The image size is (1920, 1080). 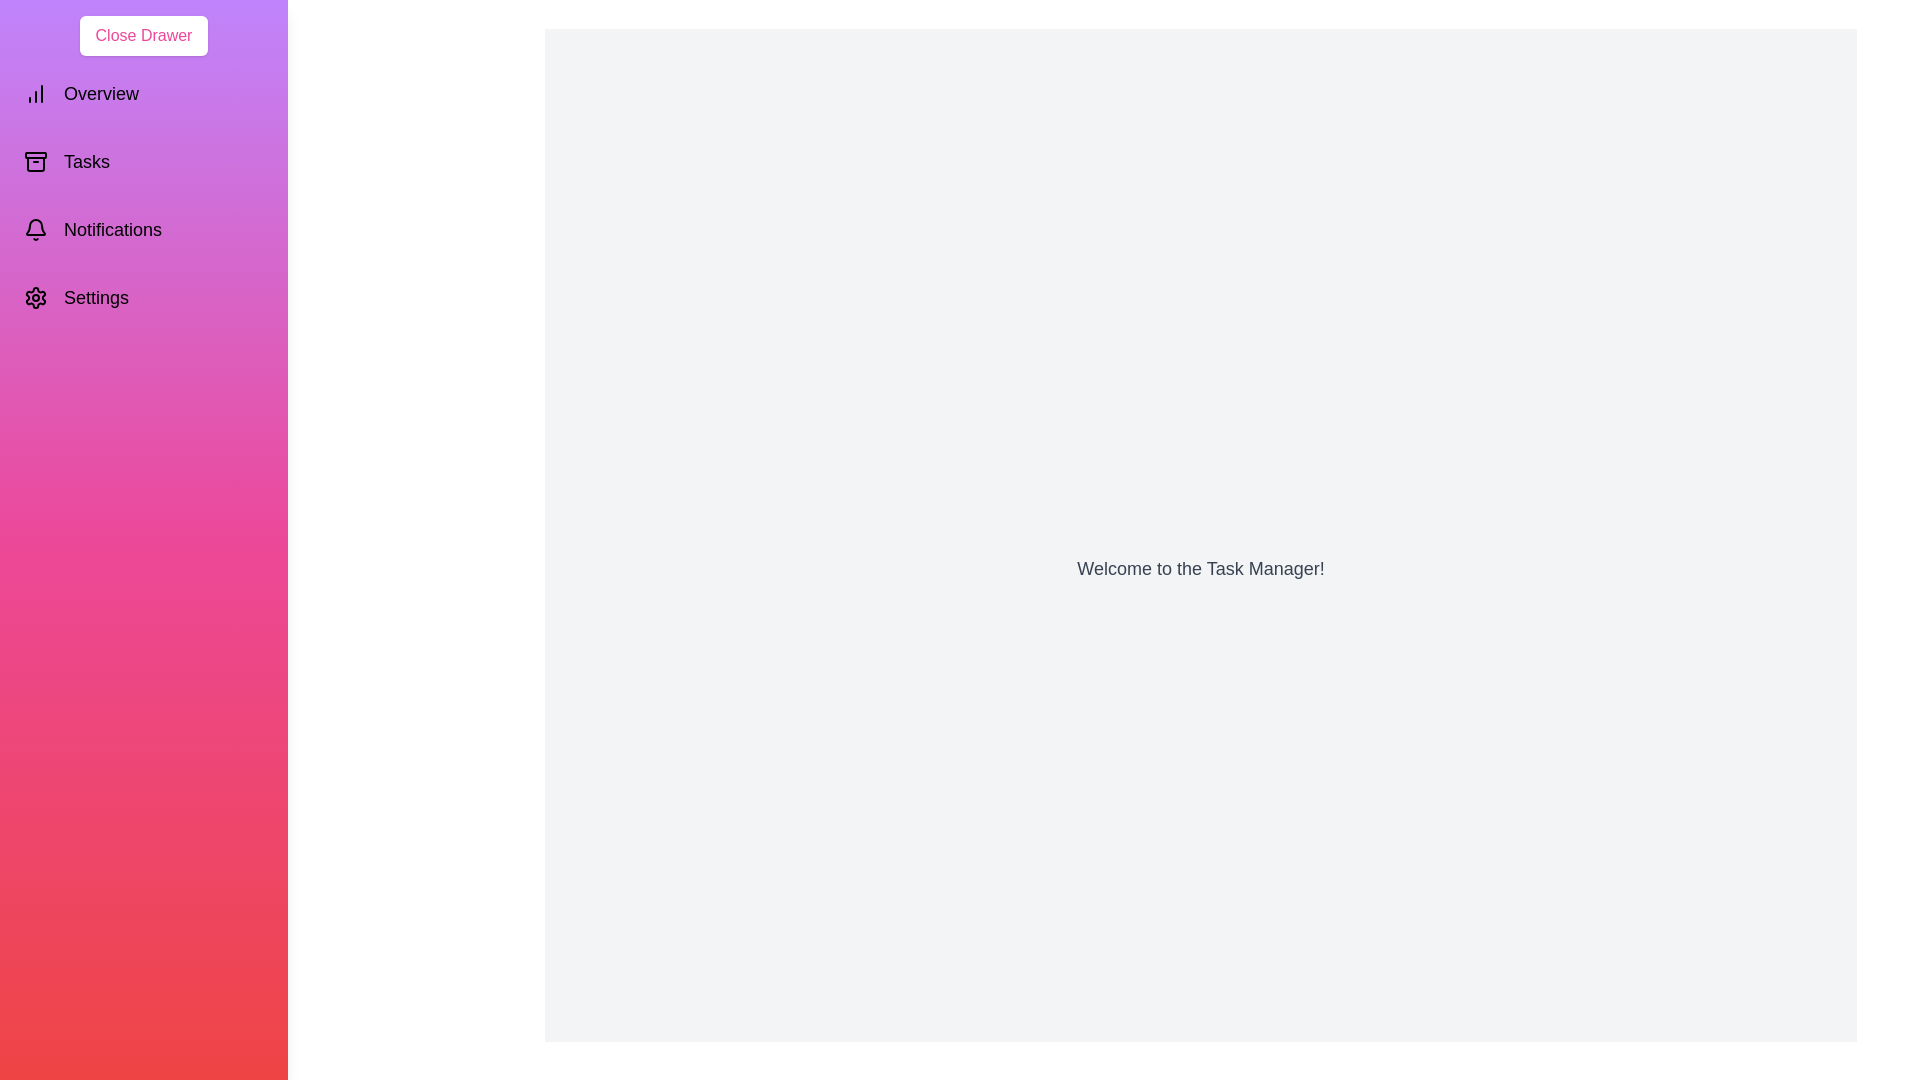 What do you see at coordinates (143, 229) in the screenshot?
I see `the 'Notifications' section in the drawer` at bounding box center [143, 229].